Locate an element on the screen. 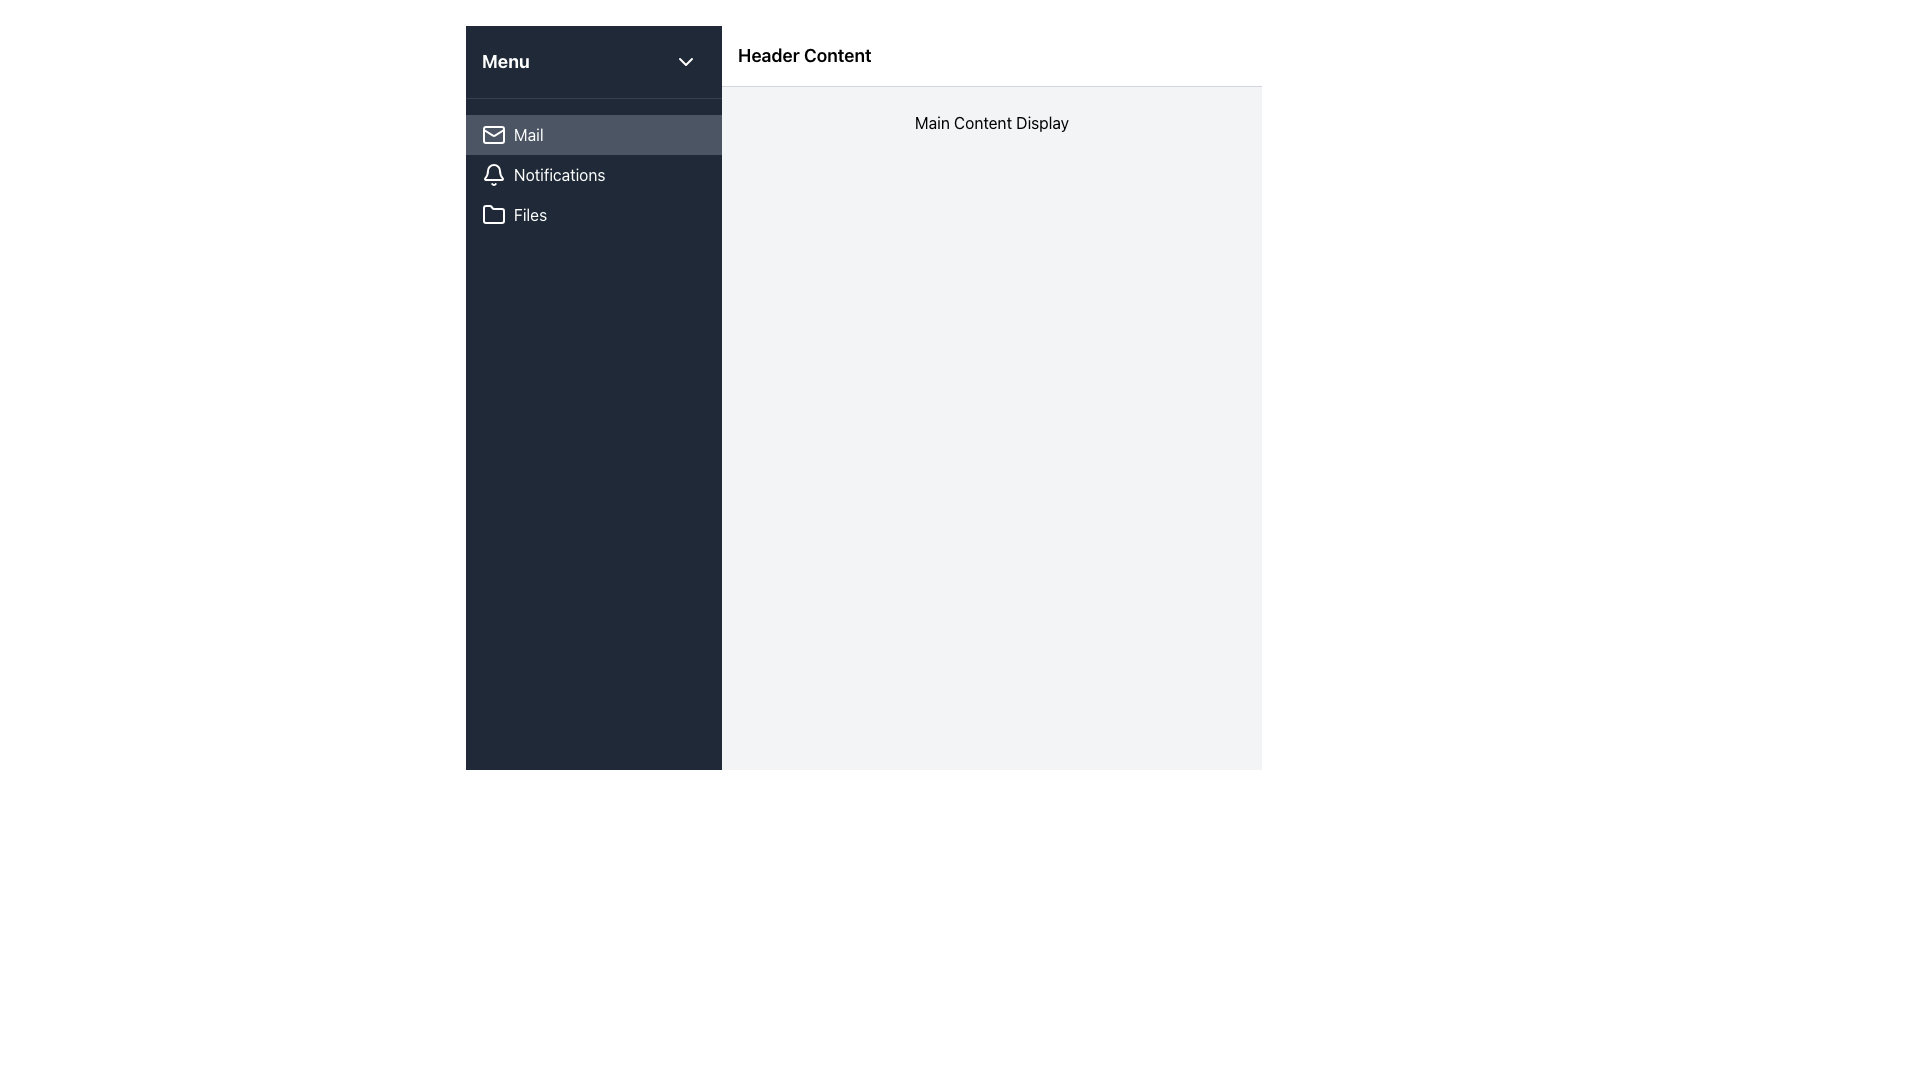  the envelope icon on the left sidebar next to the 'Mail' label is located at coordinates (494, 131).